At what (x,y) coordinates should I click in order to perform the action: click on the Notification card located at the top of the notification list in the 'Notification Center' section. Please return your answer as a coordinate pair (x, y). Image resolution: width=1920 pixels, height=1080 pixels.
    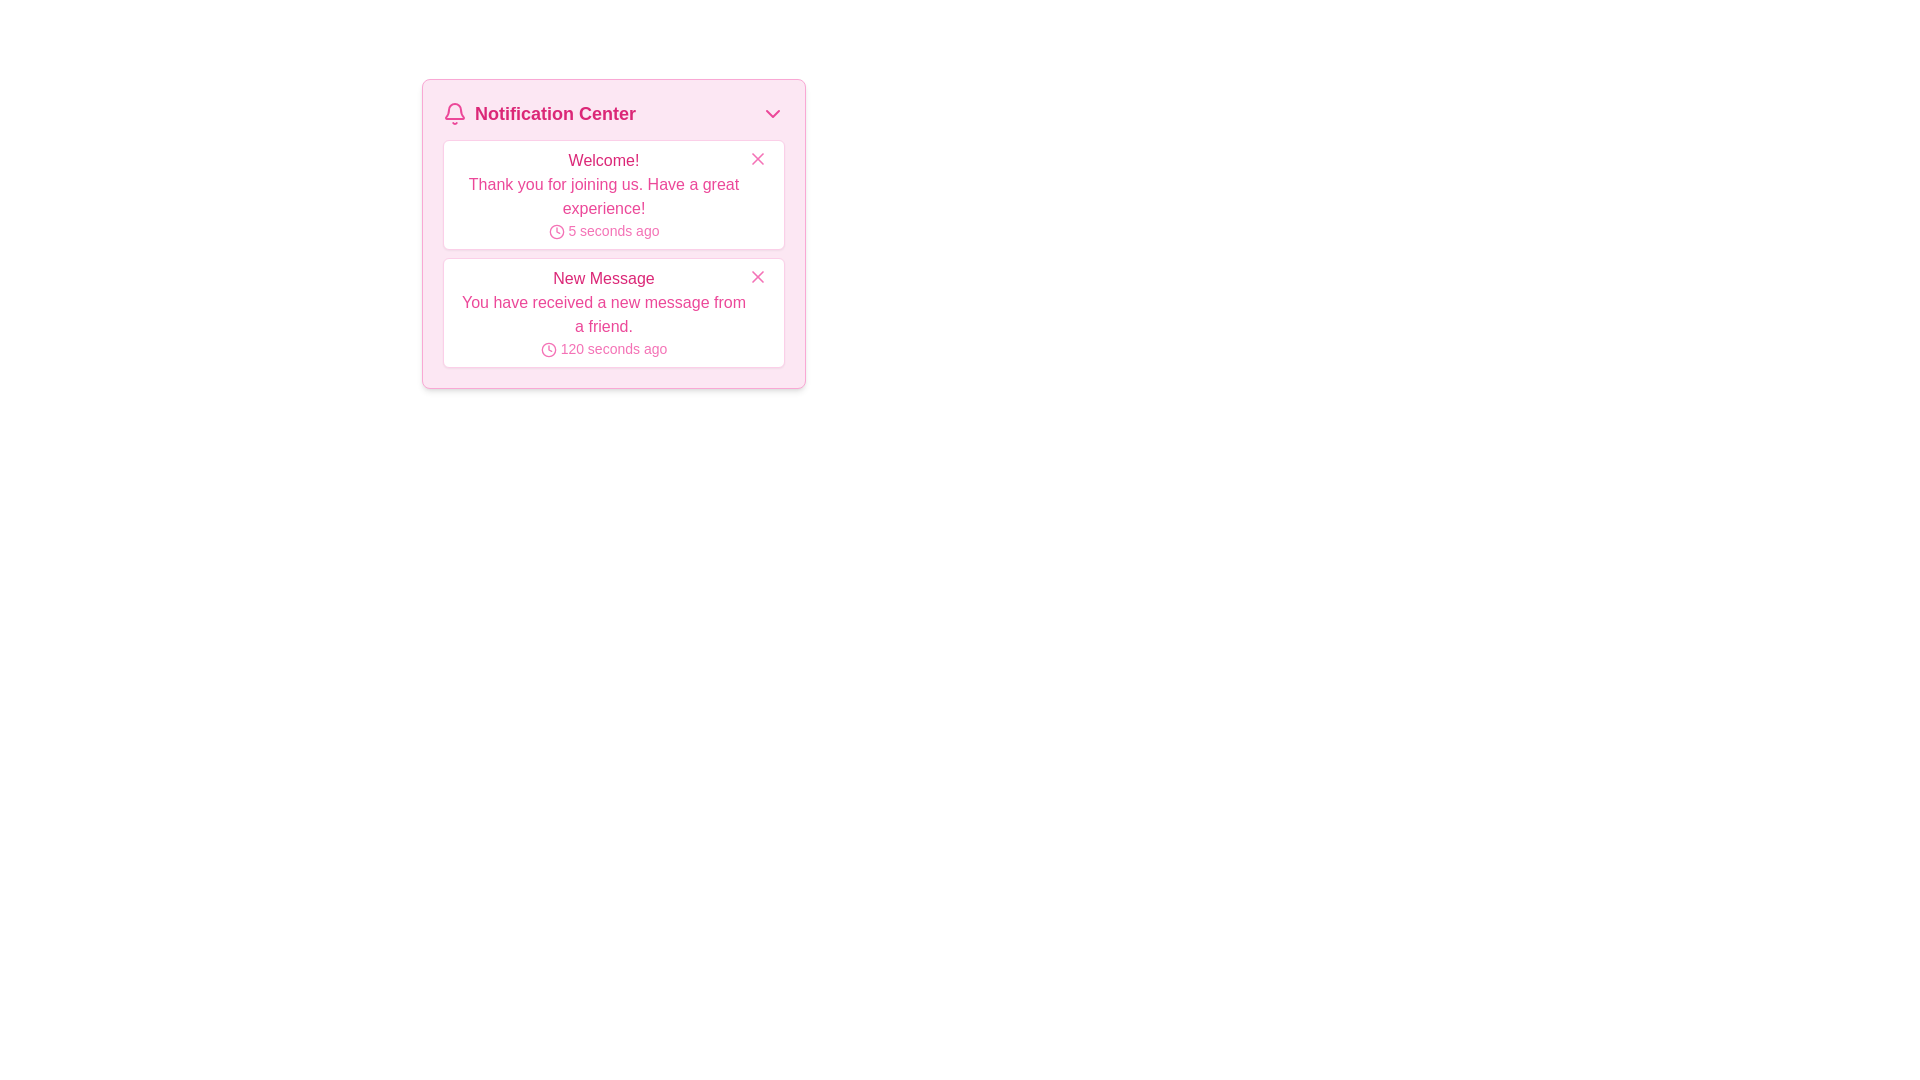
    Looking at the image, I should click on (613, 195).